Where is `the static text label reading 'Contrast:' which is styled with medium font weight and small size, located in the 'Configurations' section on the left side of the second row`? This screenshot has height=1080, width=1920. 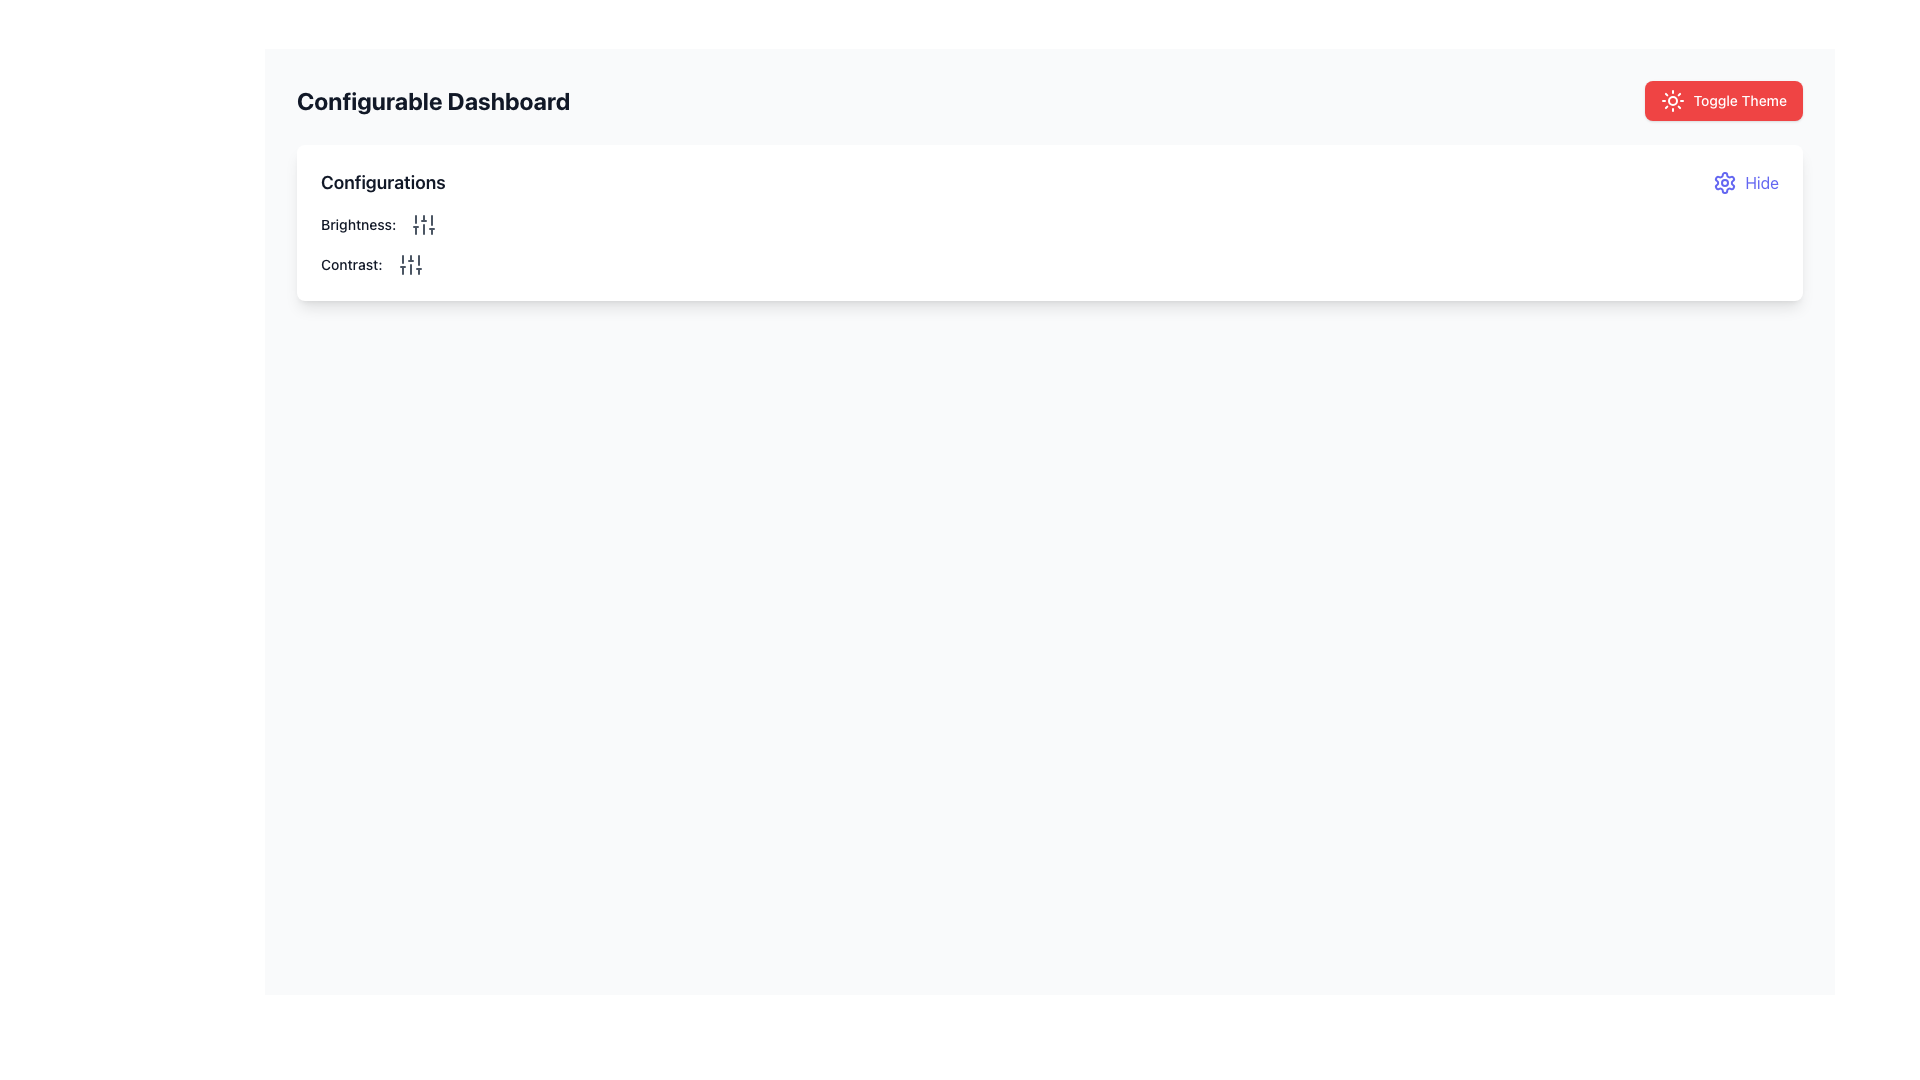 the static text label reading 'Contrast:' which is styled with medium font weight and small size, located in the 'Configurations' section on the left side of the second row is located at coordinates (351, 264).